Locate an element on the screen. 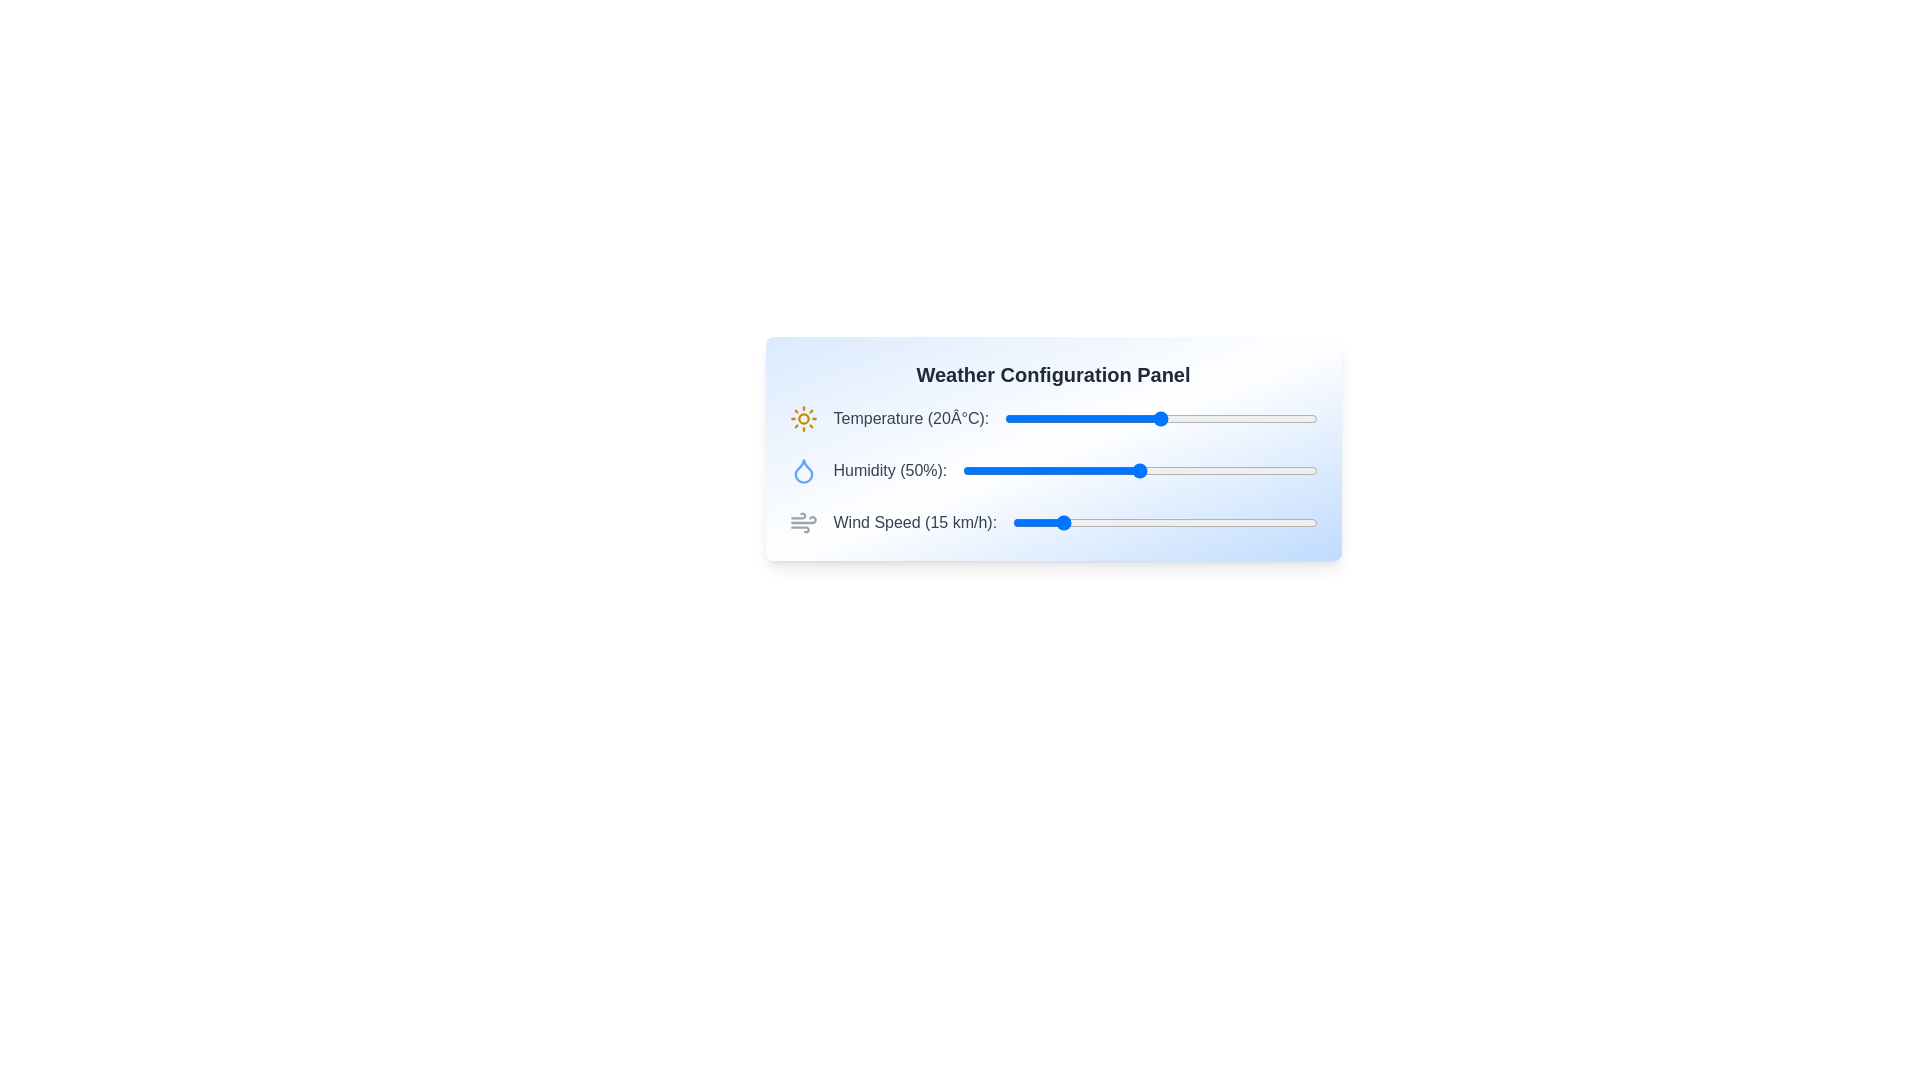 The width and height of the screenshot is (1920, 1080). the wind speed slider to 75 km/h is located at coordinates (1240, 522).